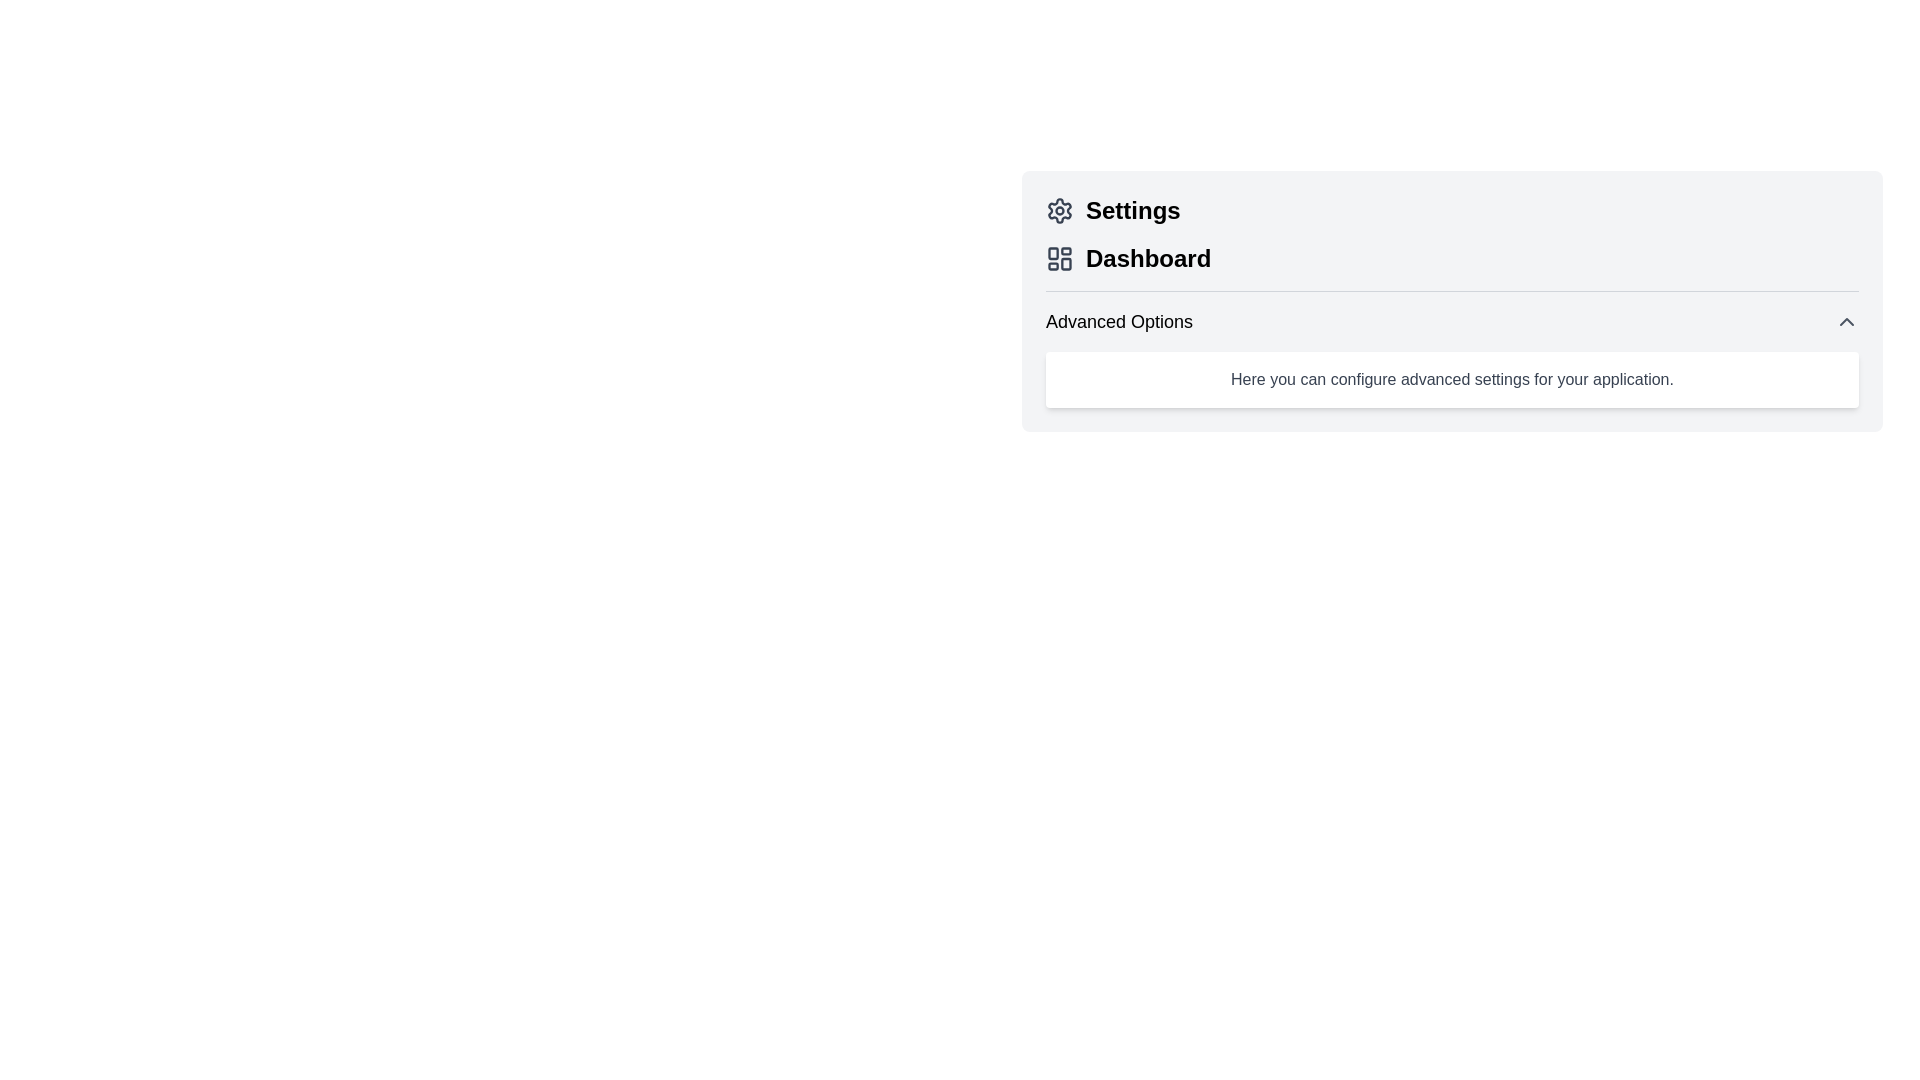 This screenshot has width=1920, height=1080. I want to click on the Informational Text Block containing the text 'Here you can configure advanced settings for your application.' which is located within the 'Advanced Options' section of the settings panel, so click(1452, 380).